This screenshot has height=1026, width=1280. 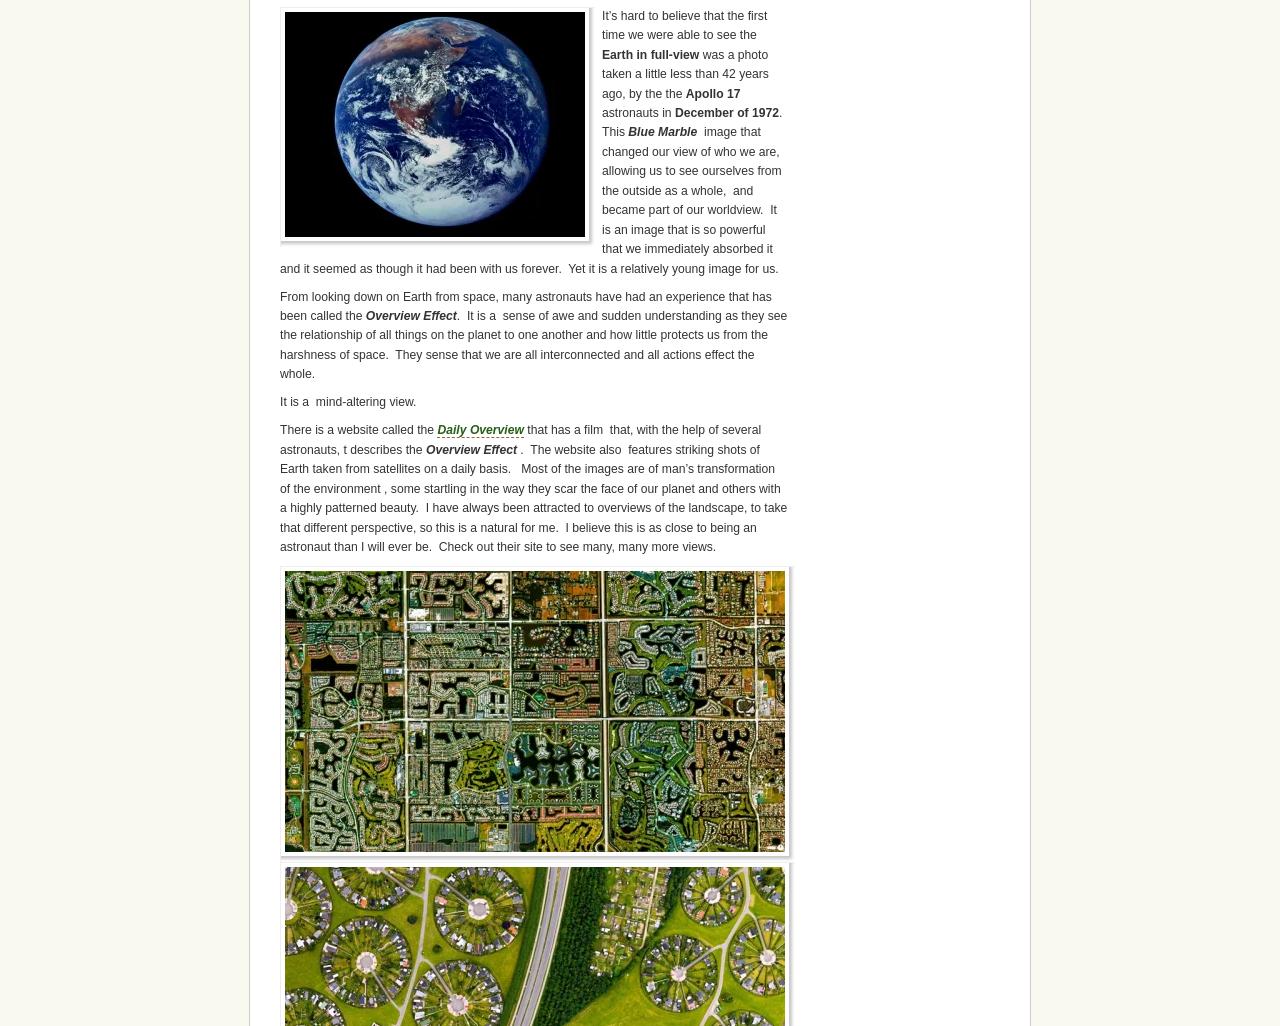 What do you see at coordinates (685, 72) in the screenshot?
I see `'was a photo taken a little less than 42 years ago, by the the'` at bounding box center [685, 72].